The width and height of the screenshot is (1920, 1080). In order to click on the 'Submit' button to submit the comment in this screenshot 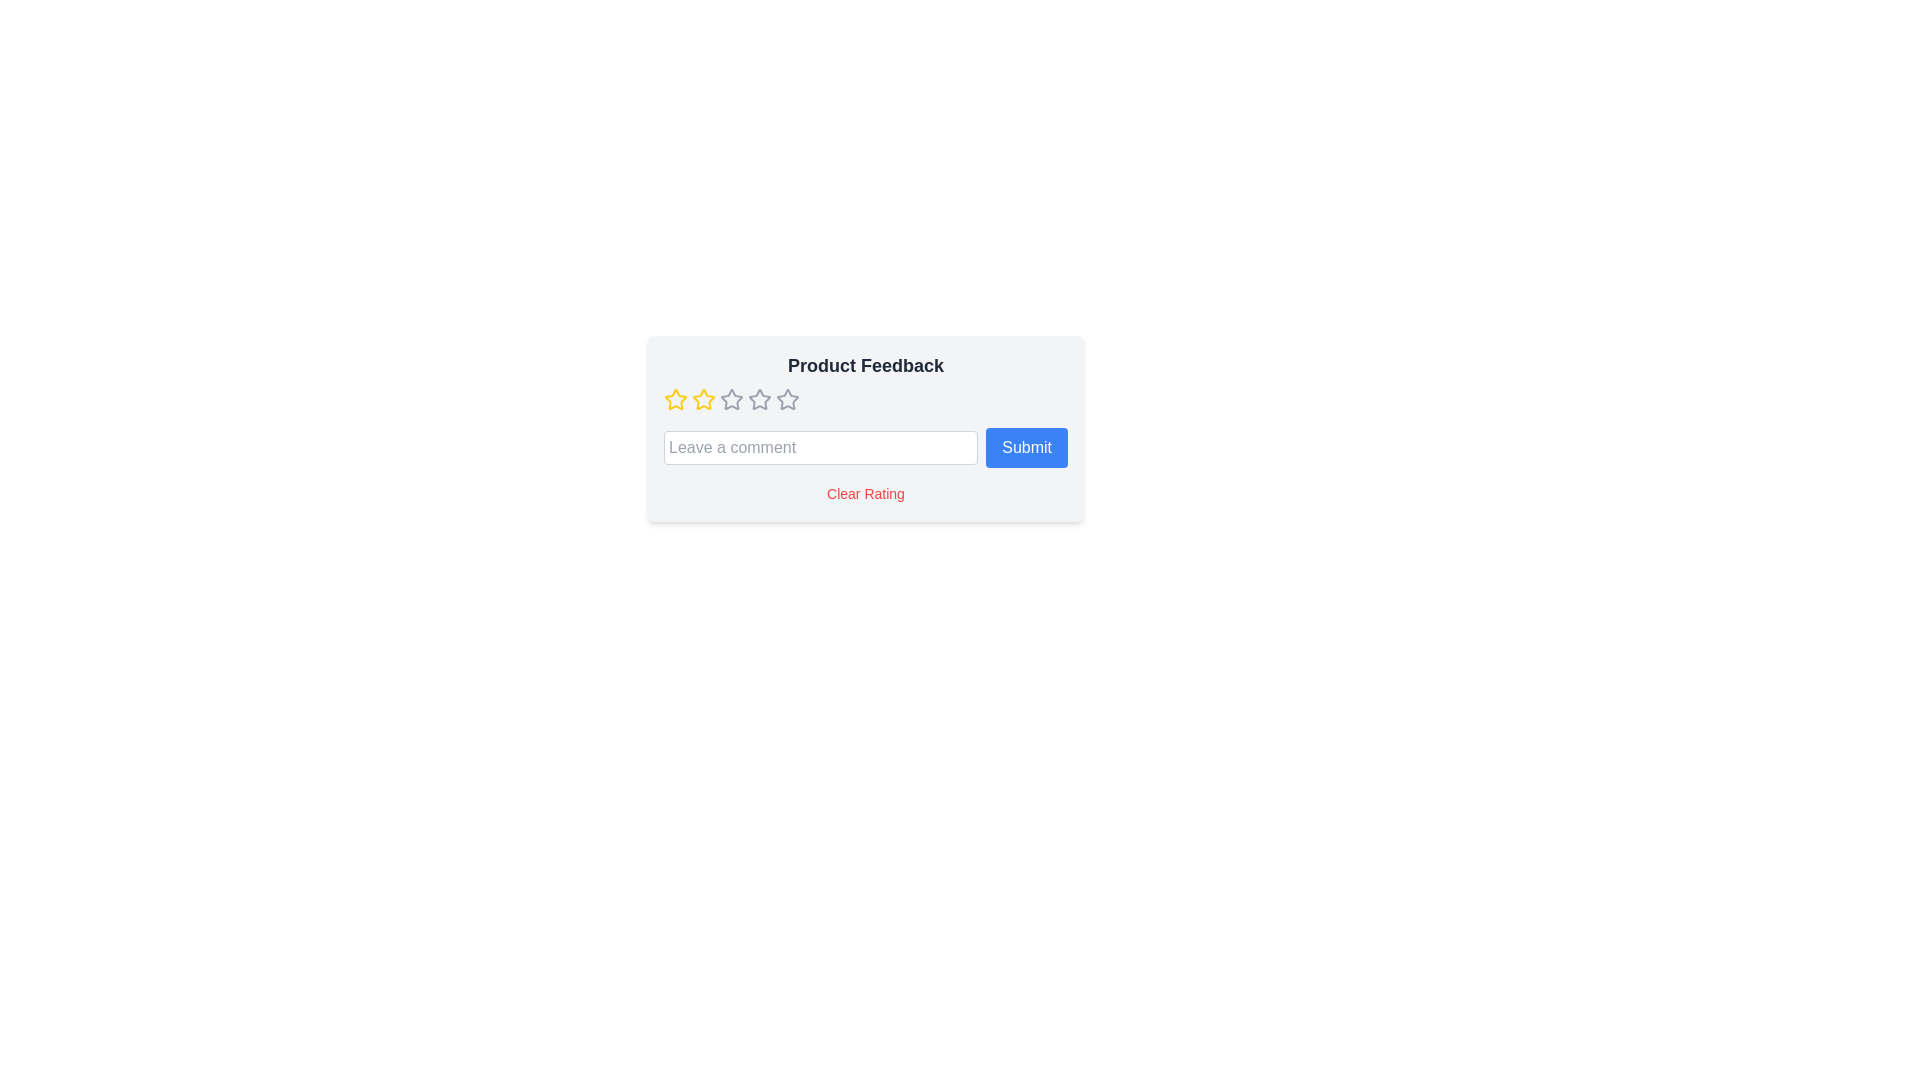, I will do `click(1027, 446)`.